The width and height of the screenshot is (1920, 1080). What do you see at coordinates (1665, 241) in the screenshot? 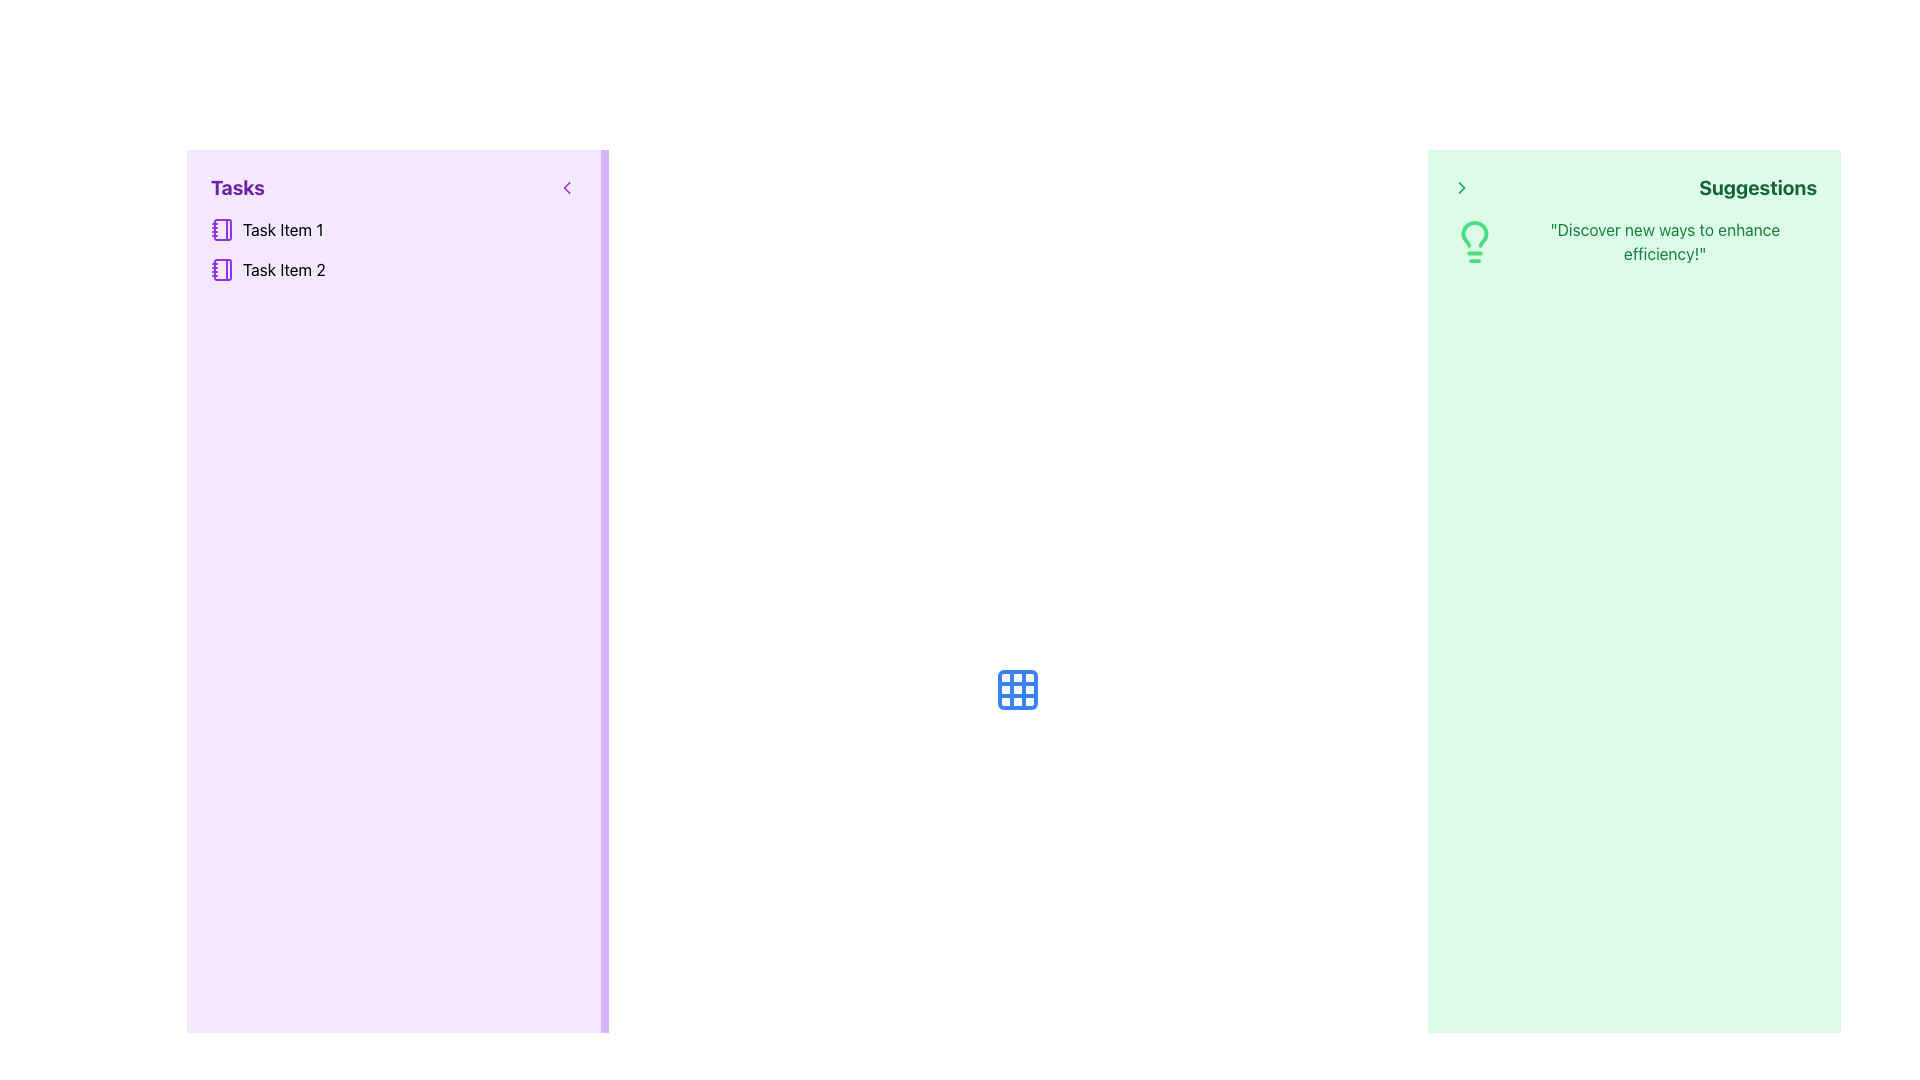
I see `the text element displaying 'Discover new ways to enhance efficiency!' located in the 'Suggestions' section, which is styled in green and bold, positioned below the section label` at bounding box center [1665, 241].